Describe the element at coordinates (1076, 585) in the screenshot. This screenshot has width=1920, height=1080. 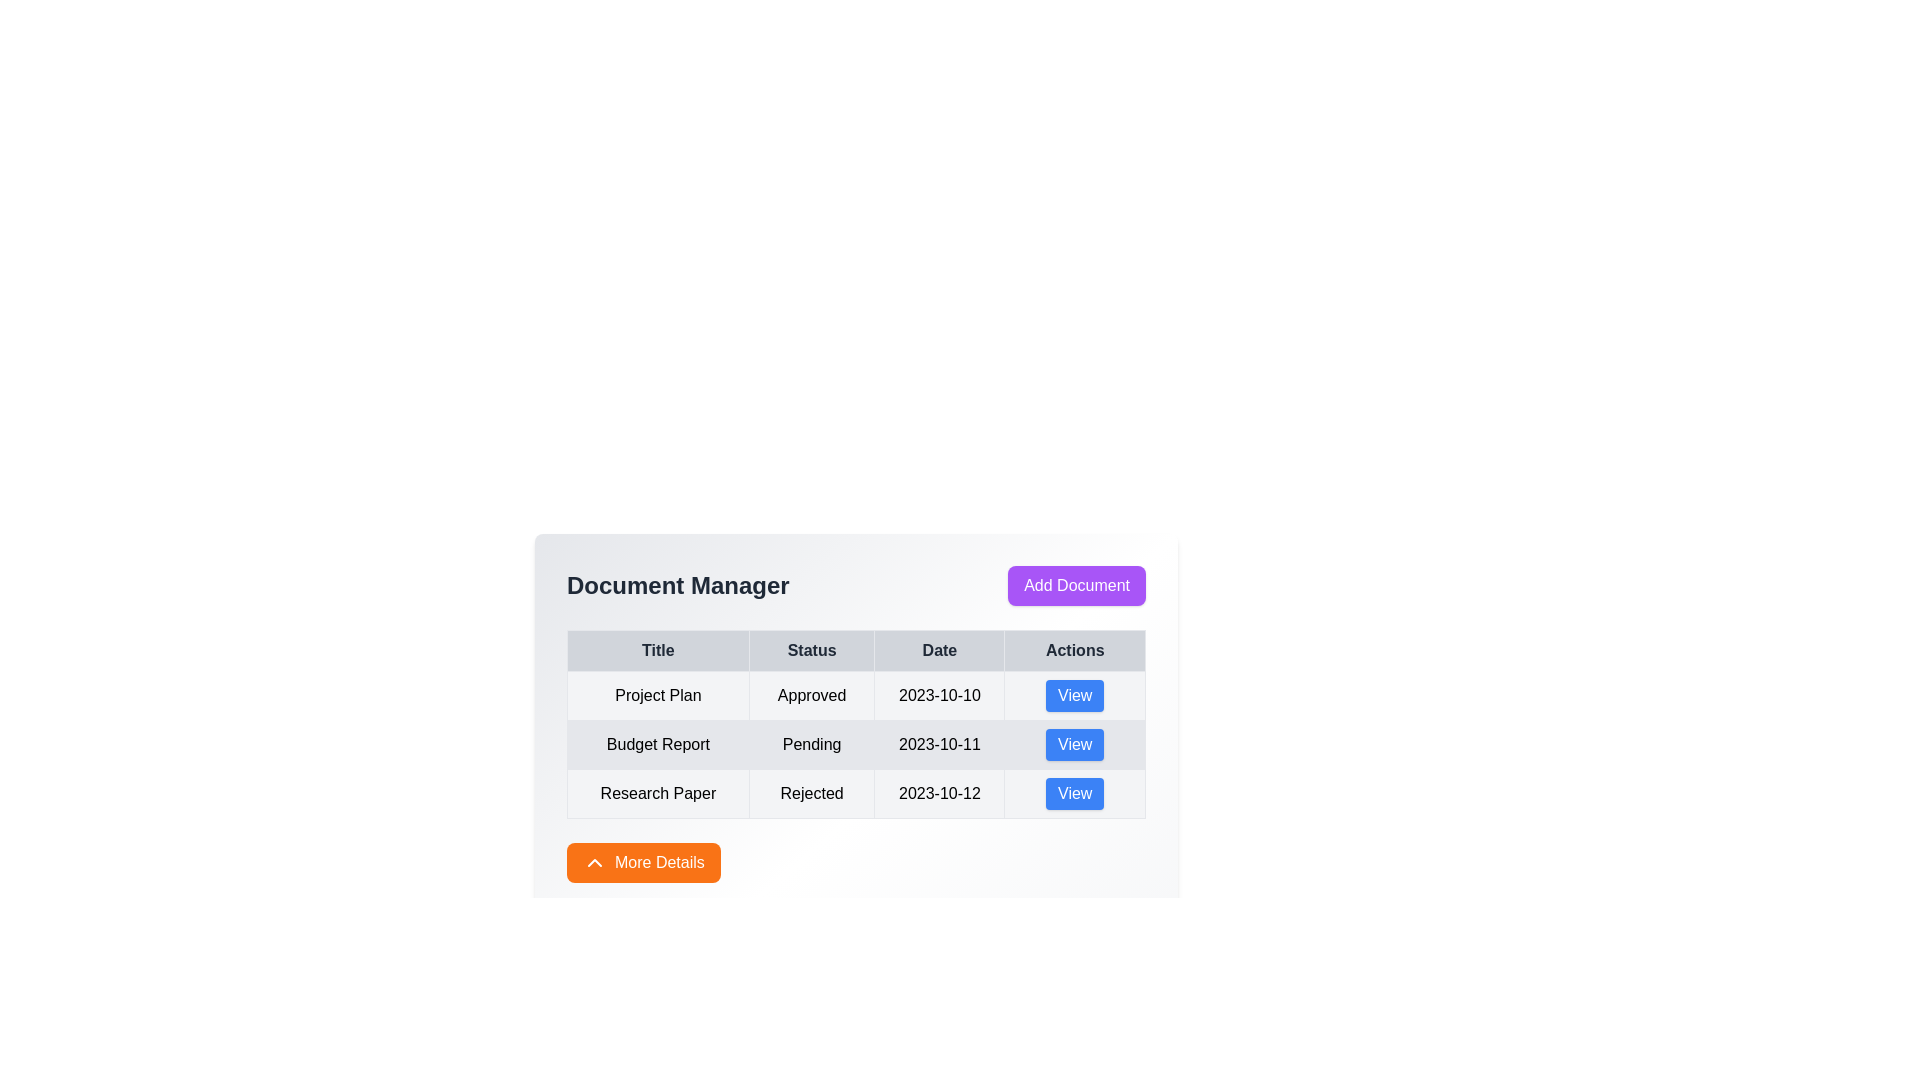
I see `the 'Add Document' button` at that location.